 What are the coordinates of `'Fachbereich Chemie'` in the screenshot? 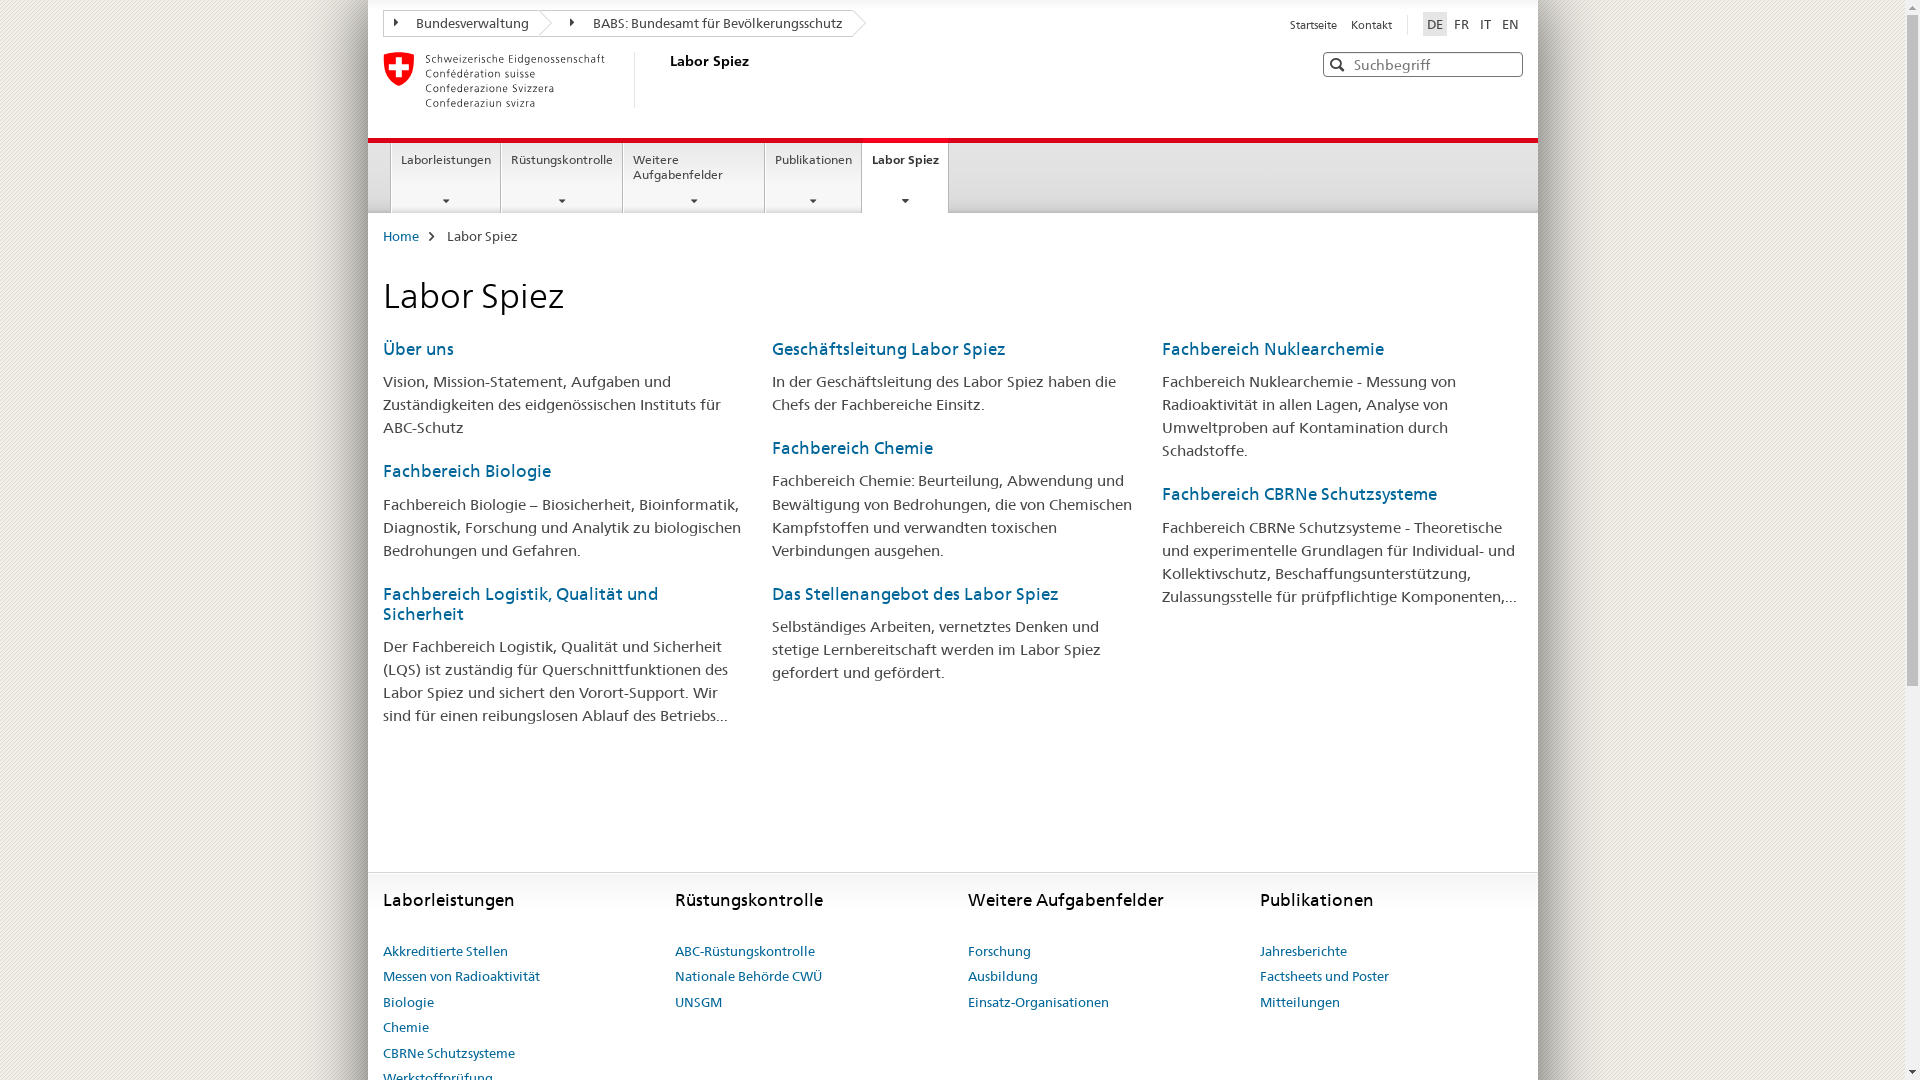 It's located at (852, 446).